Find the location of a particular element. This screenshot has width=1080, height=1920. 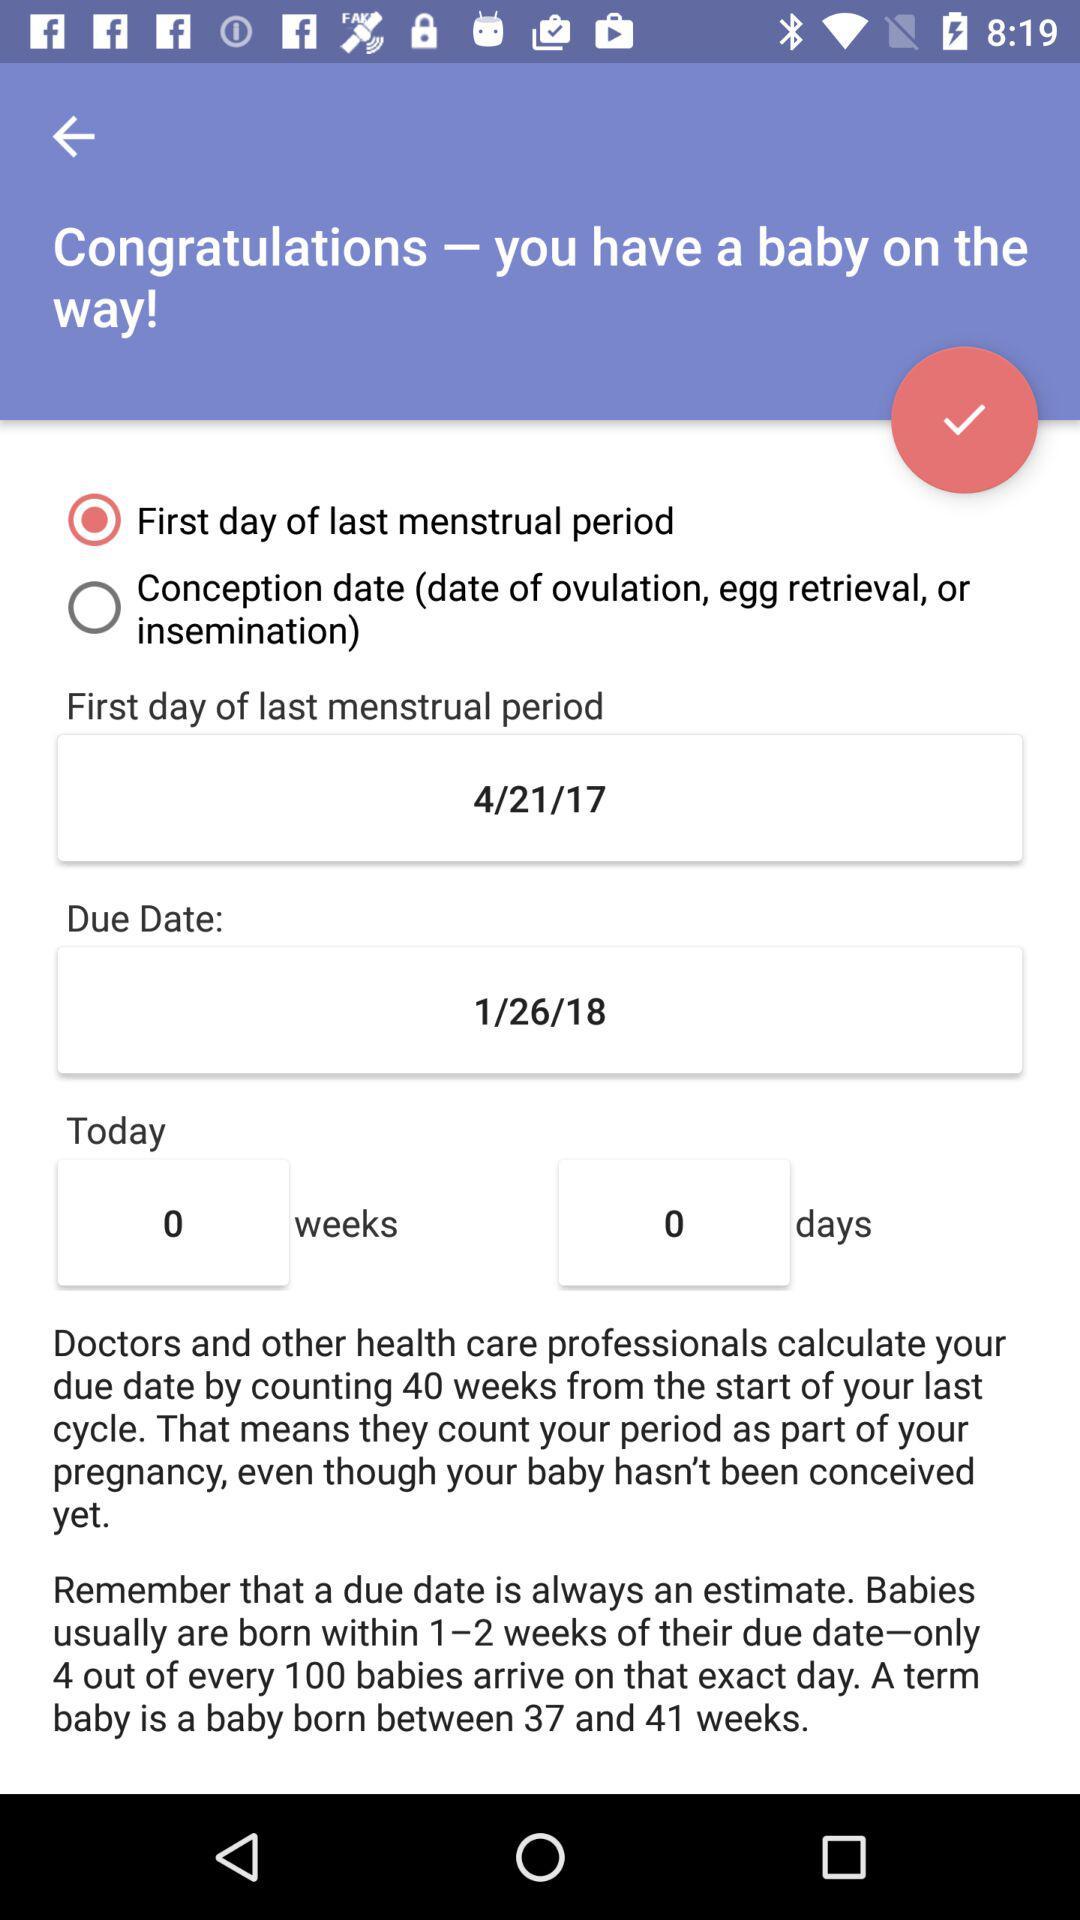

the icon next to the first day of icon is located at coordinates (963, 419).